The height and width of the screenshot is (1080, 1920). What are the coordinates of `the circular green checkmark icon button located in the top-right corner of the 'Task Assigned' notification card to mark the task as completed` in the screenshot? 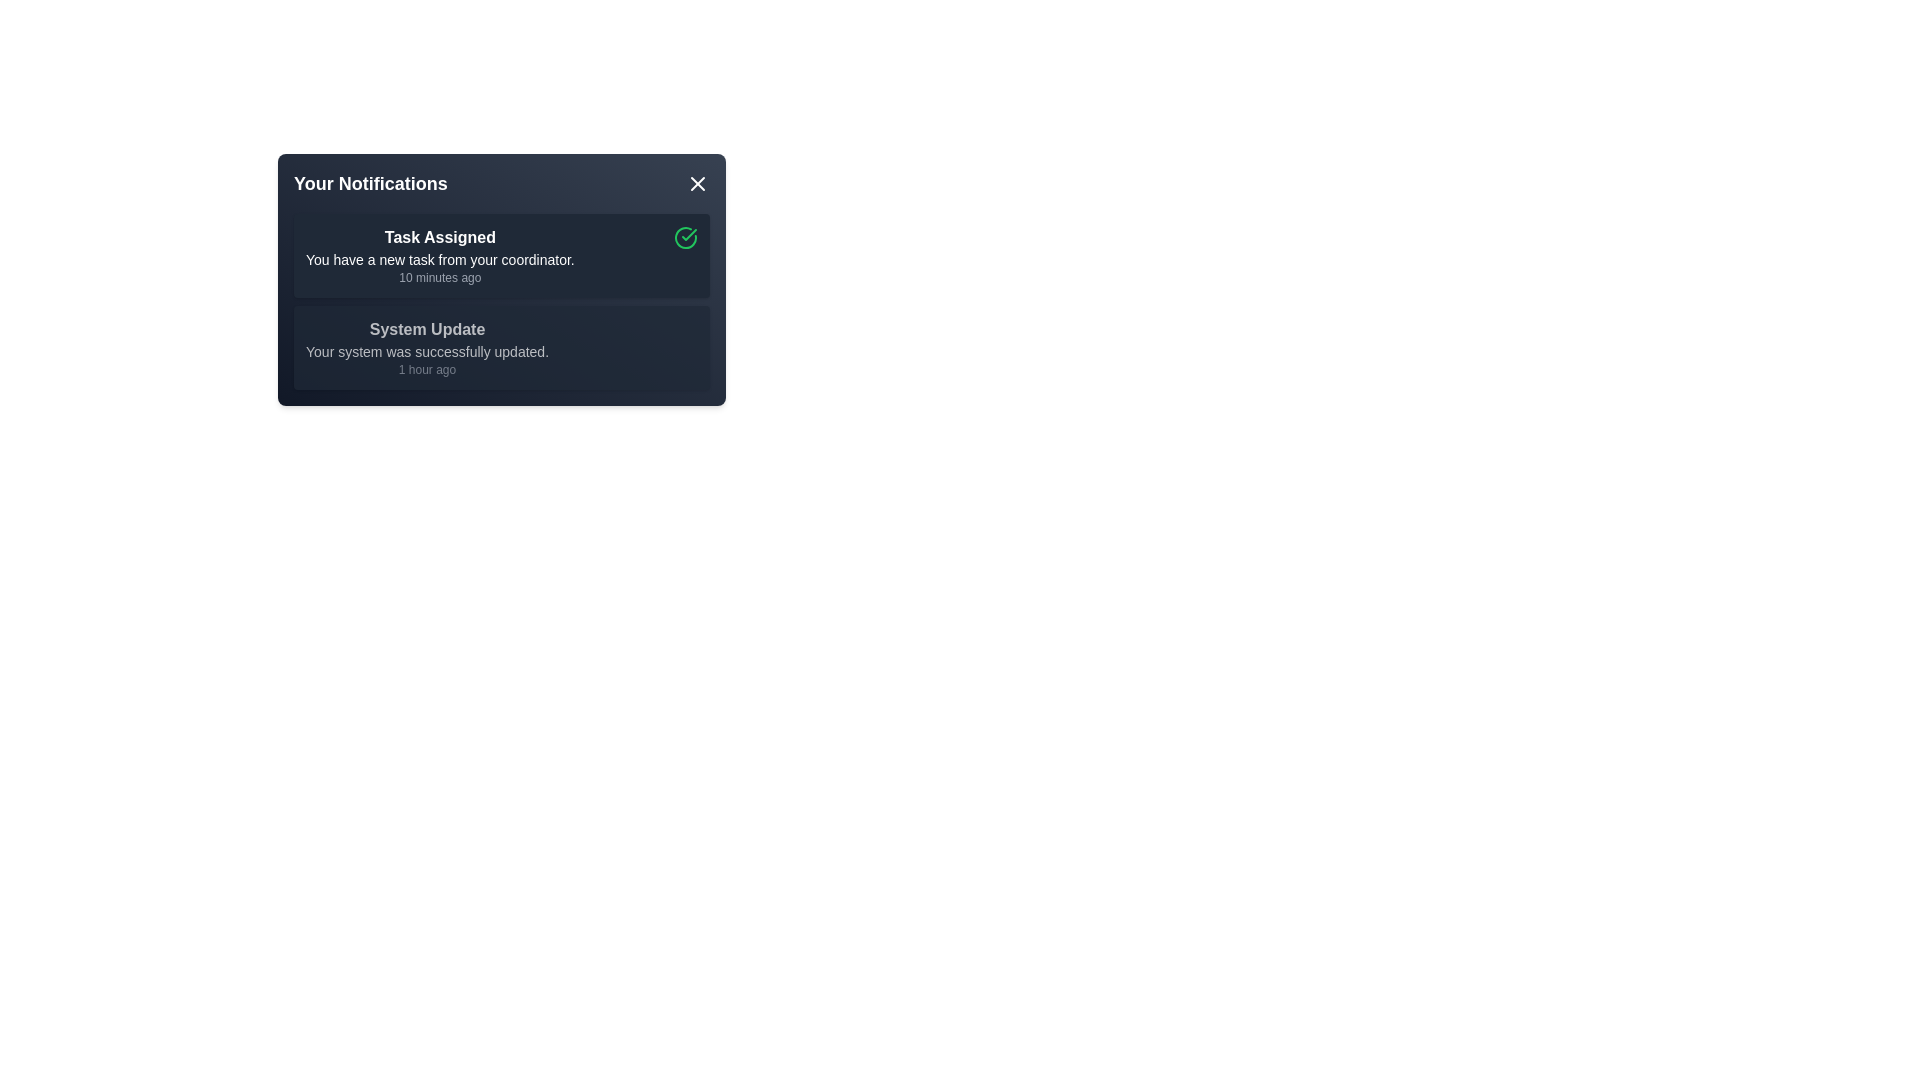 It's located at (686, 237).